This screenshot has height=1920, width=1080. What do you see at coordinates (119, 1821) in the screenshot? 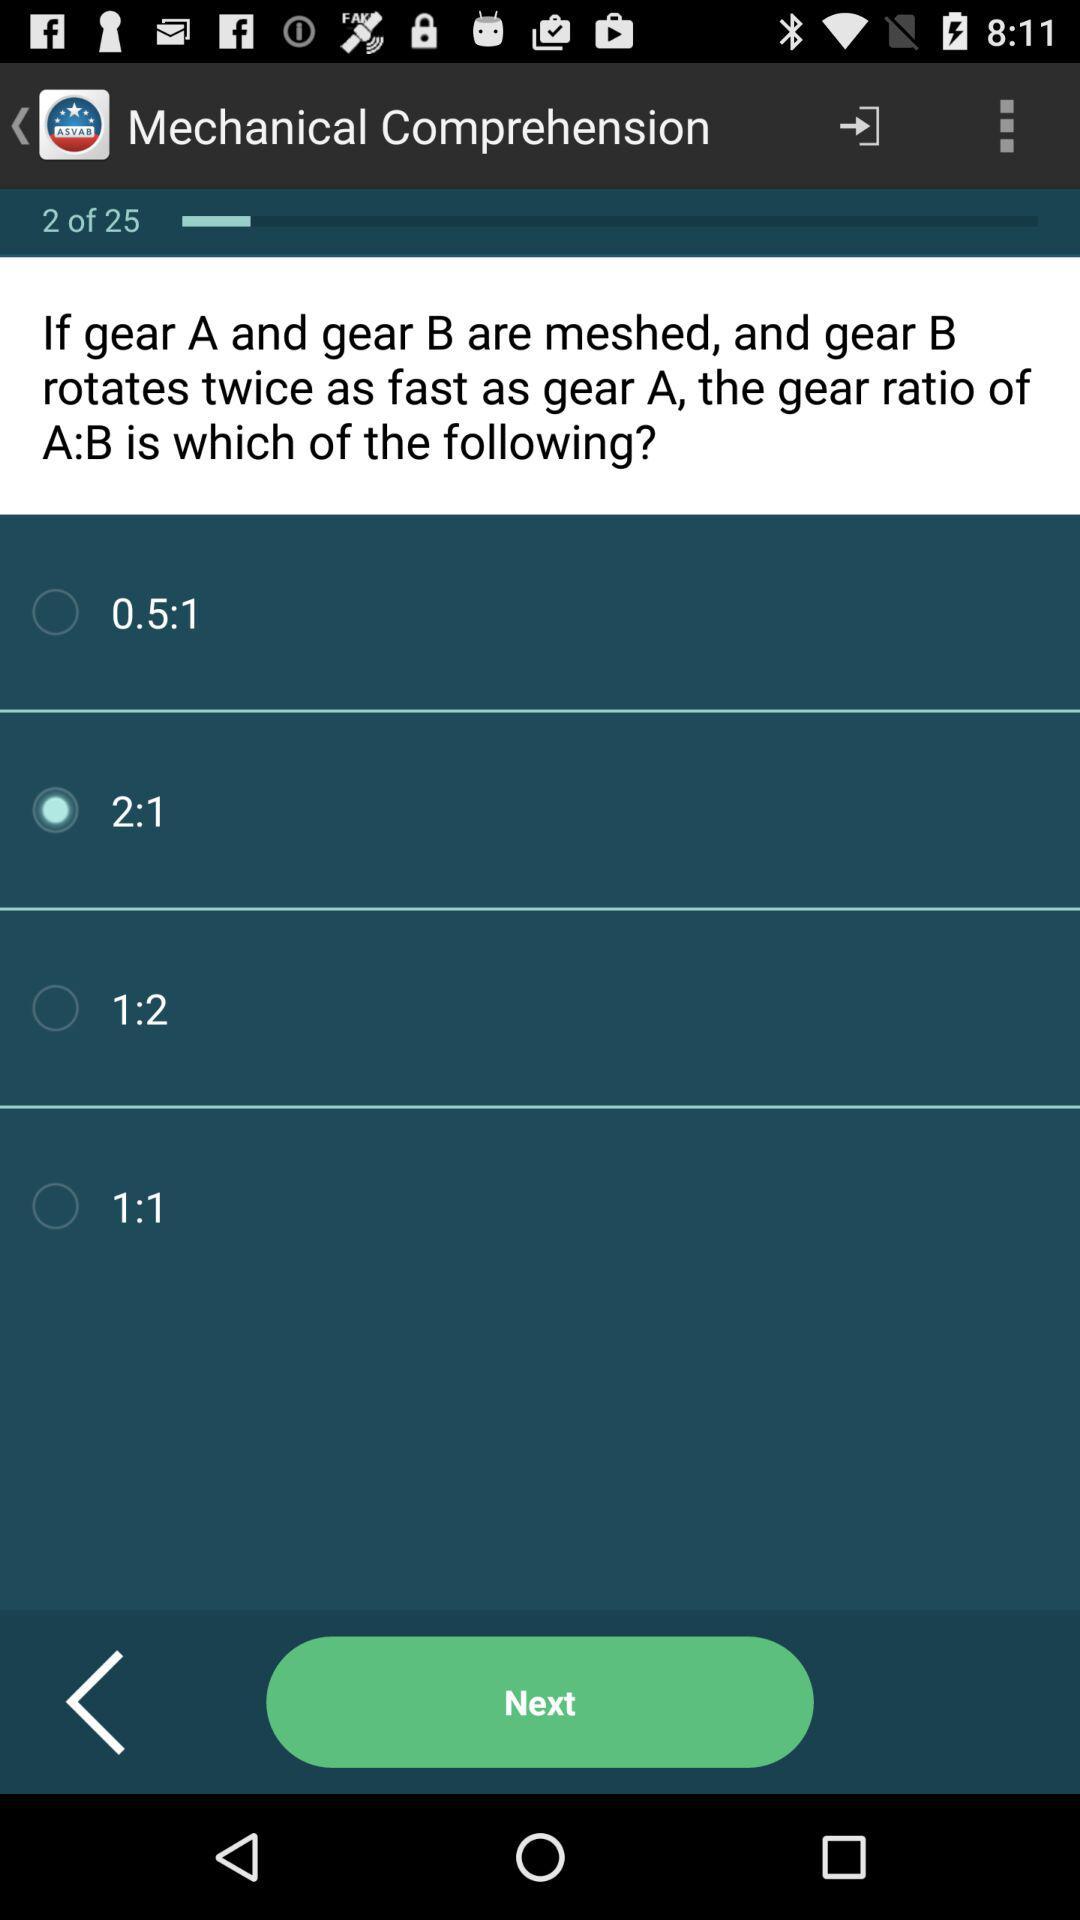
I see `the arrow_backward icon` at bounding box center [119, 1821].